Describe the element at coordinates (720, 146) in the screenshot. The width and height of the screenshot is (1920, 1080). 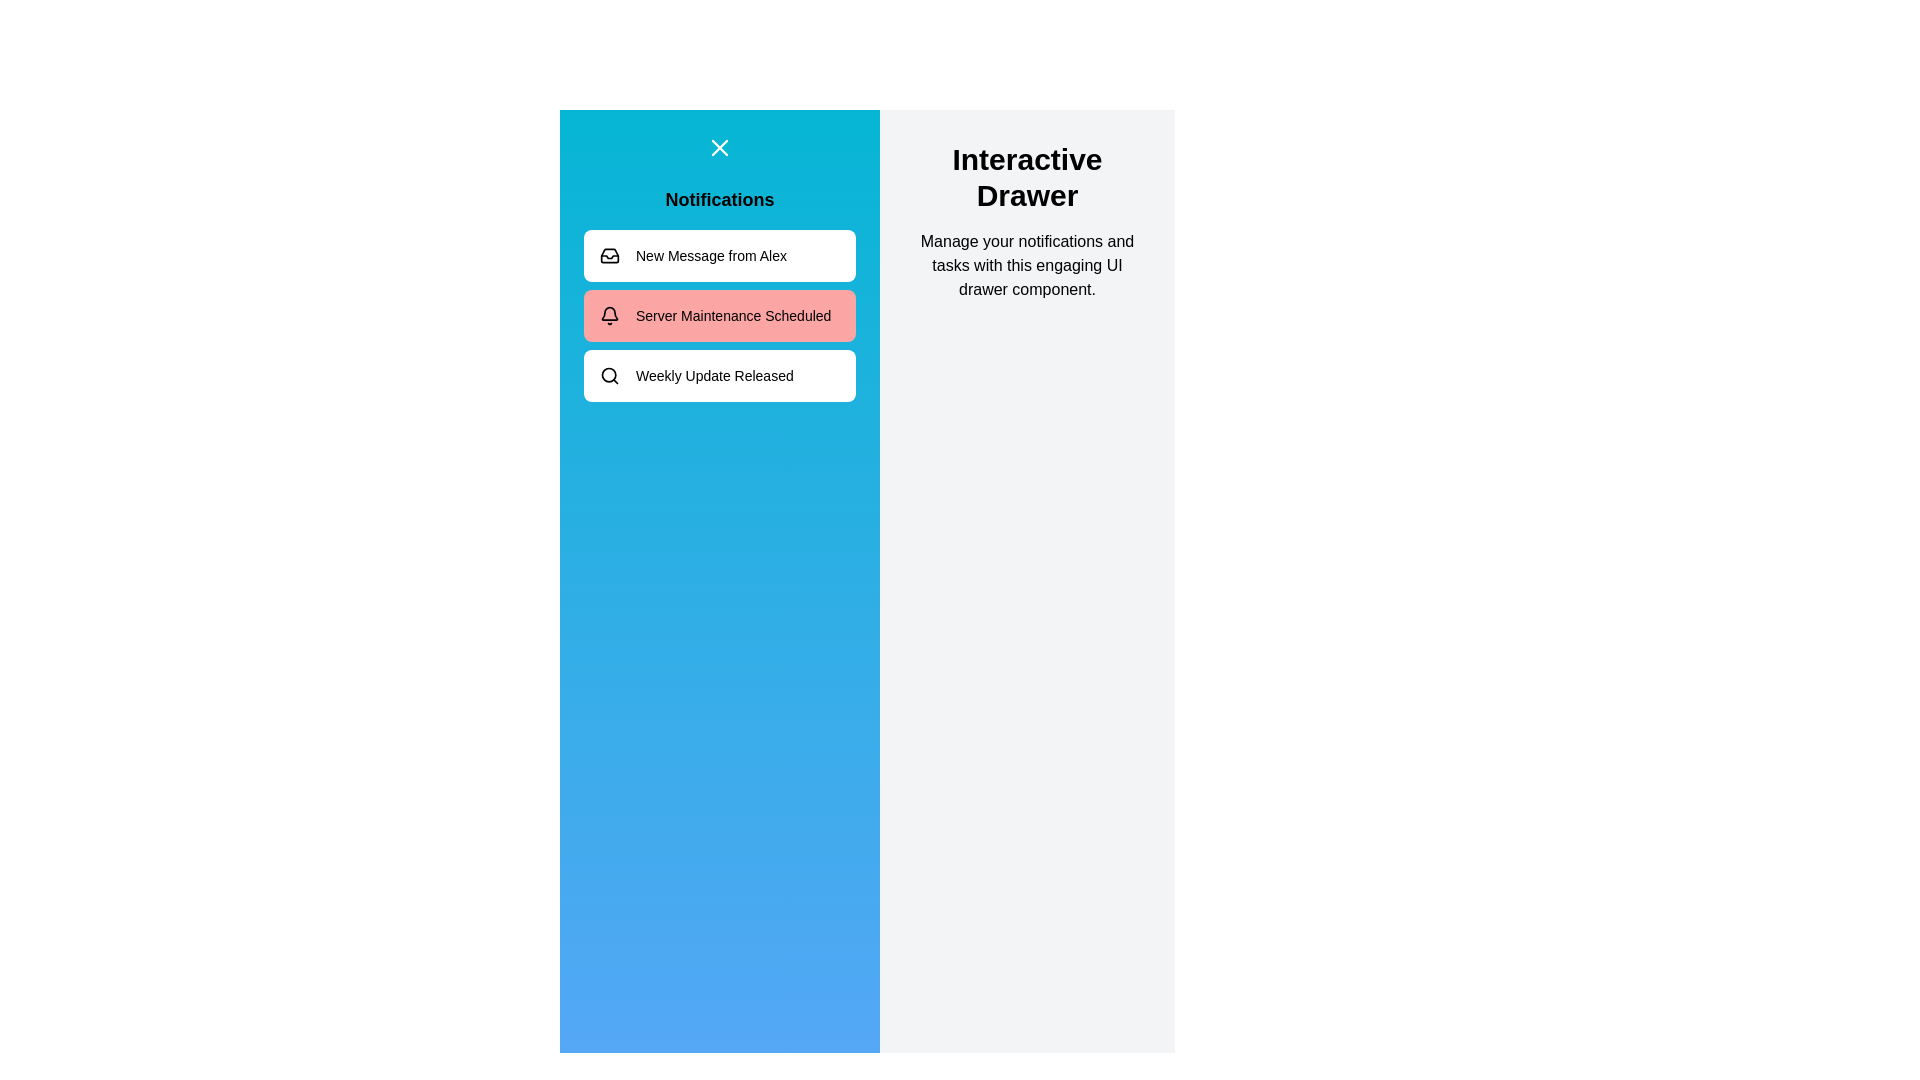
I see `toggle button to toggle the drawer open or closed` at that location.